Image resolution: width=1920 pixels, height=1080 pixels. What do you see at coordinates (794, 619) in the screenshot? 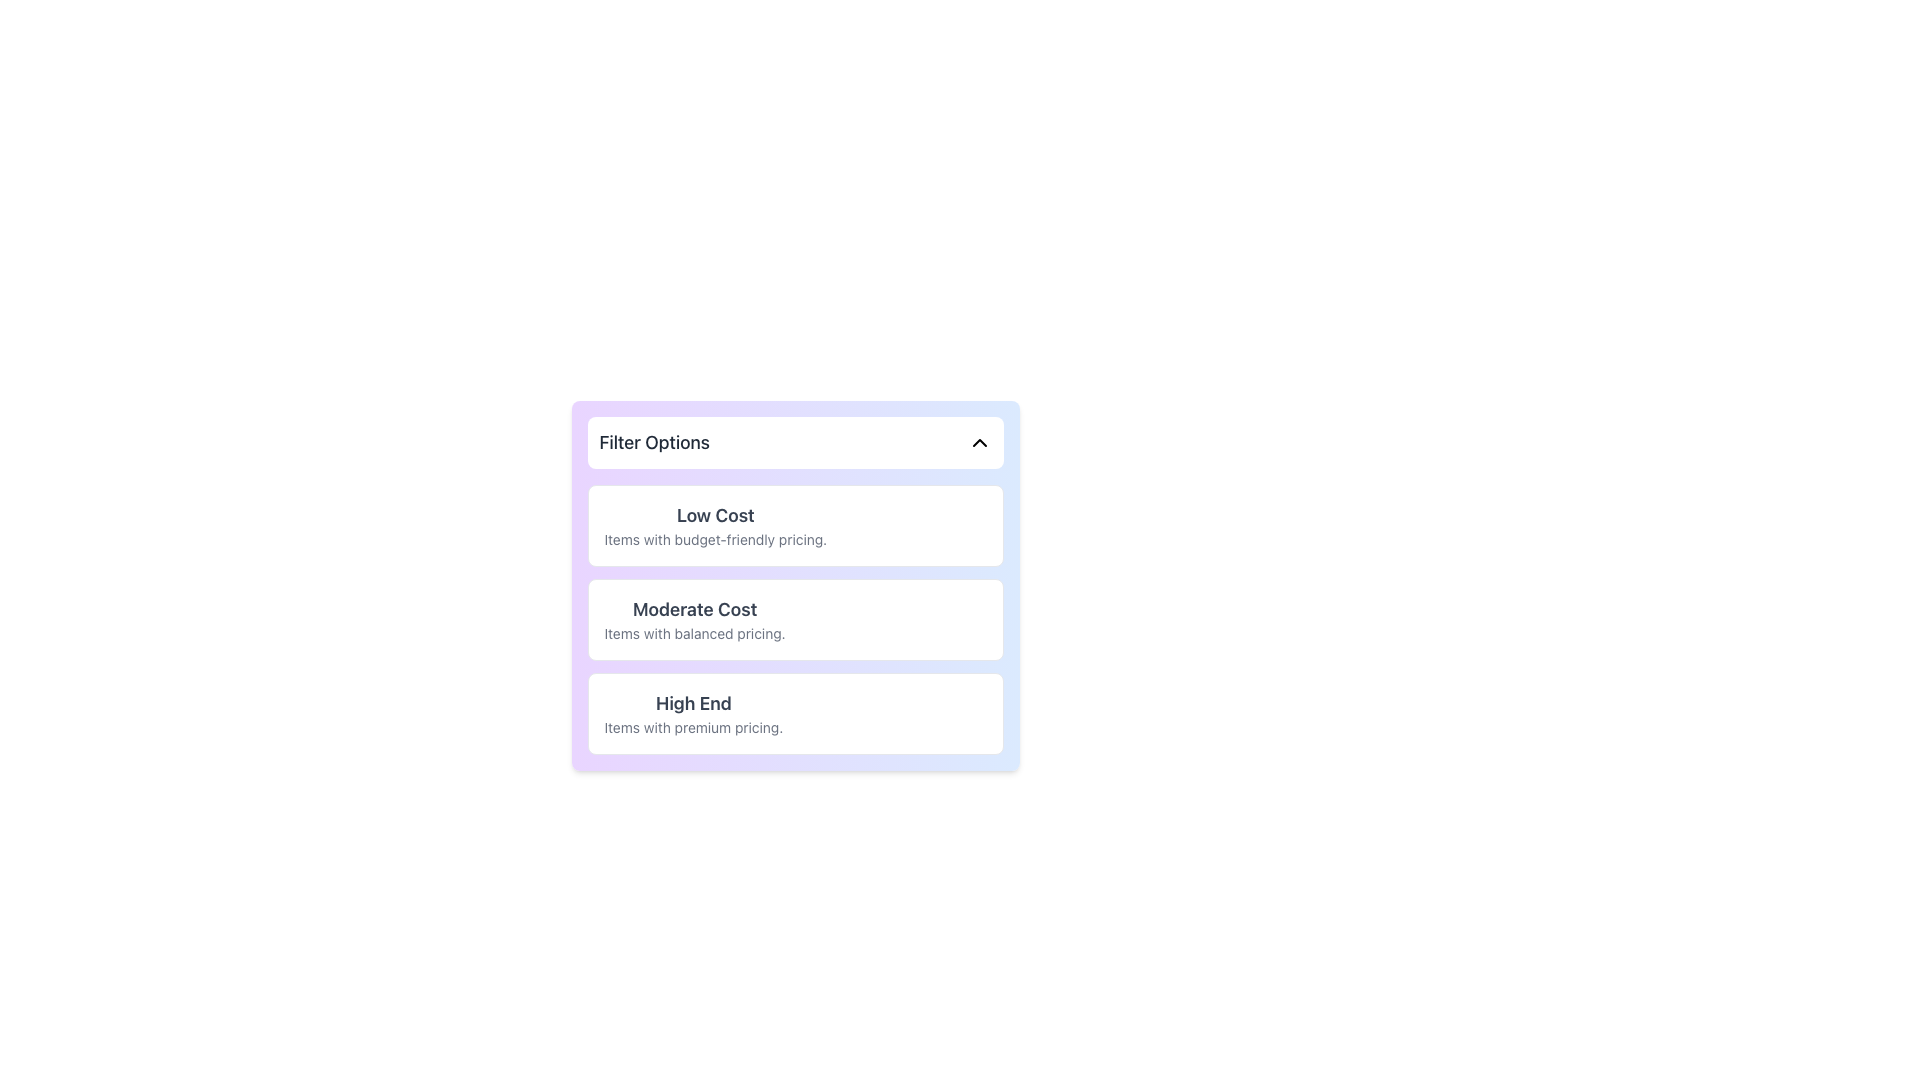
I see `the second card in the vertical list representing the 'Moderate Cost' filter` at bounding box center [794, 619].